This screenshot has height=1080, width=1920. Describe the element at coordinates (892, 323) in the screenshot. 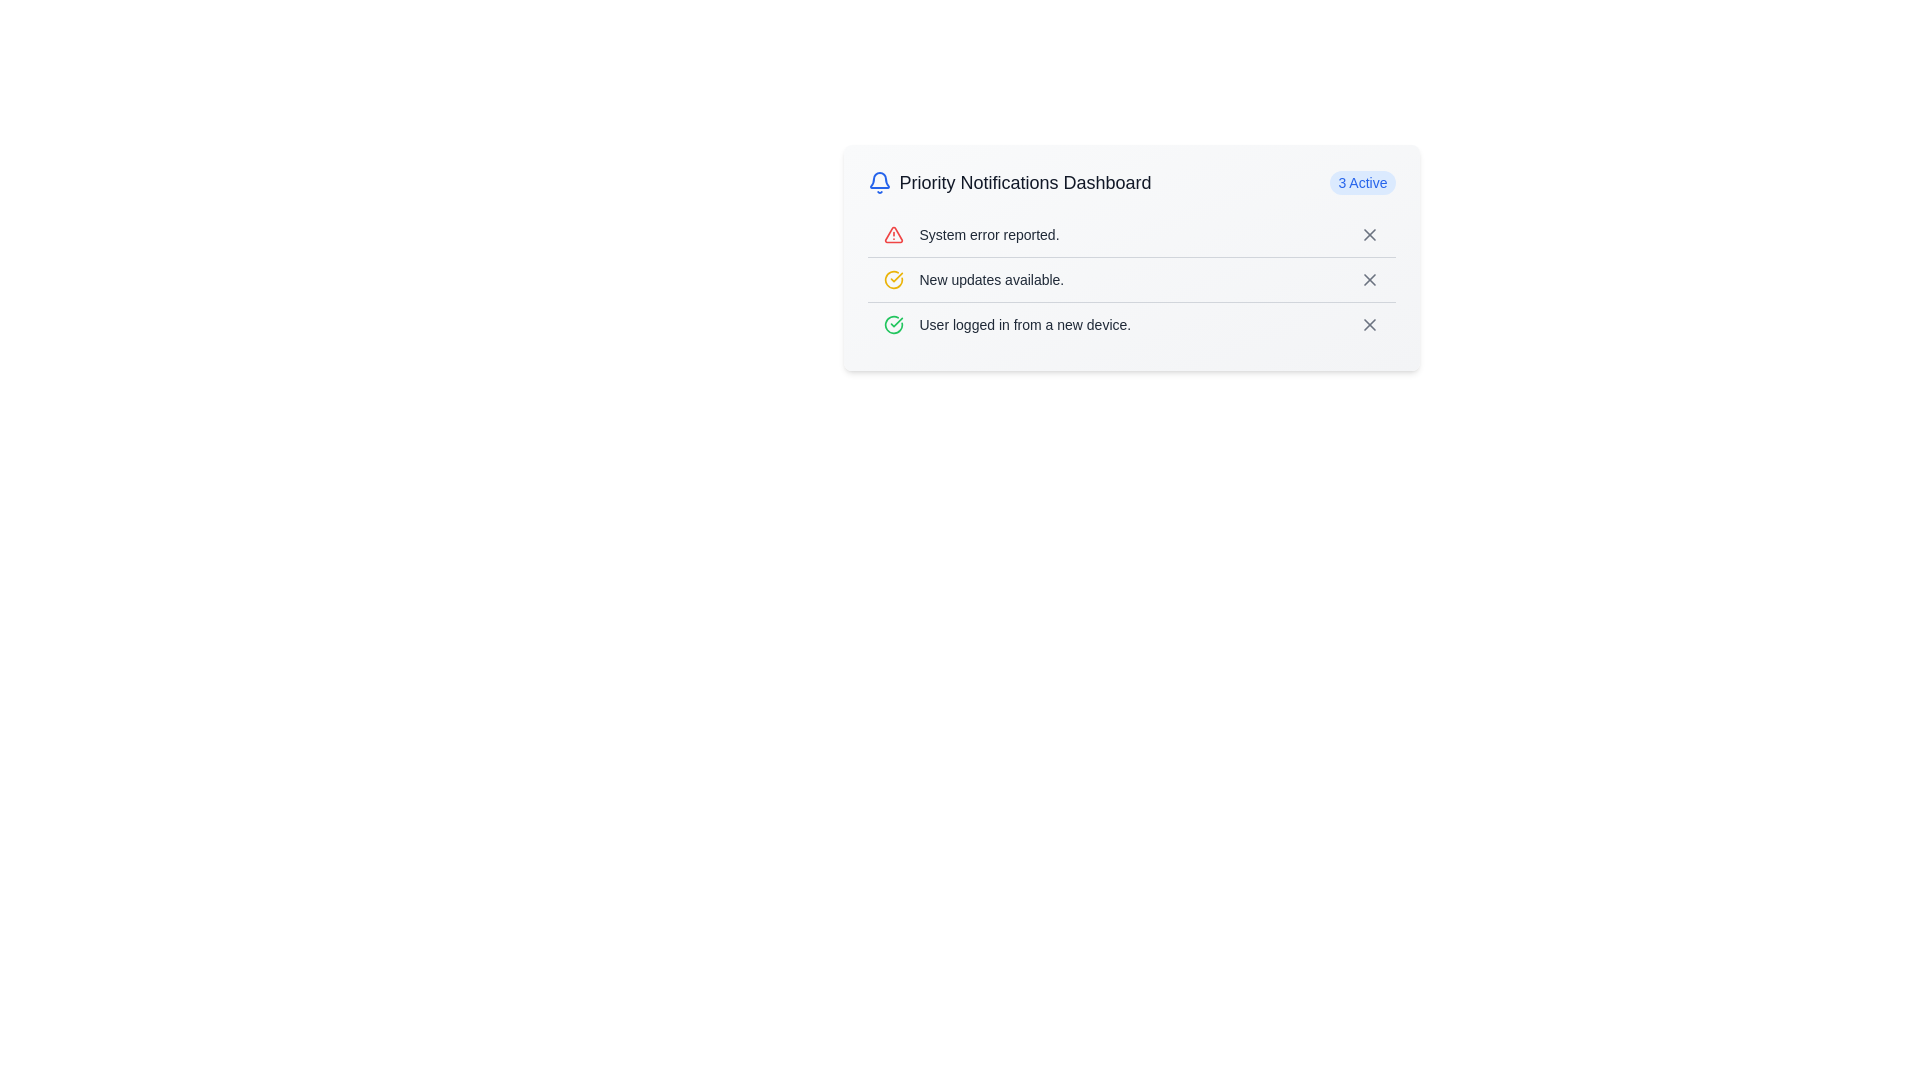

I see `the affirmative icon located to the left of the text 'User logged in from a new device.' in the third row of the notification list` at that location.